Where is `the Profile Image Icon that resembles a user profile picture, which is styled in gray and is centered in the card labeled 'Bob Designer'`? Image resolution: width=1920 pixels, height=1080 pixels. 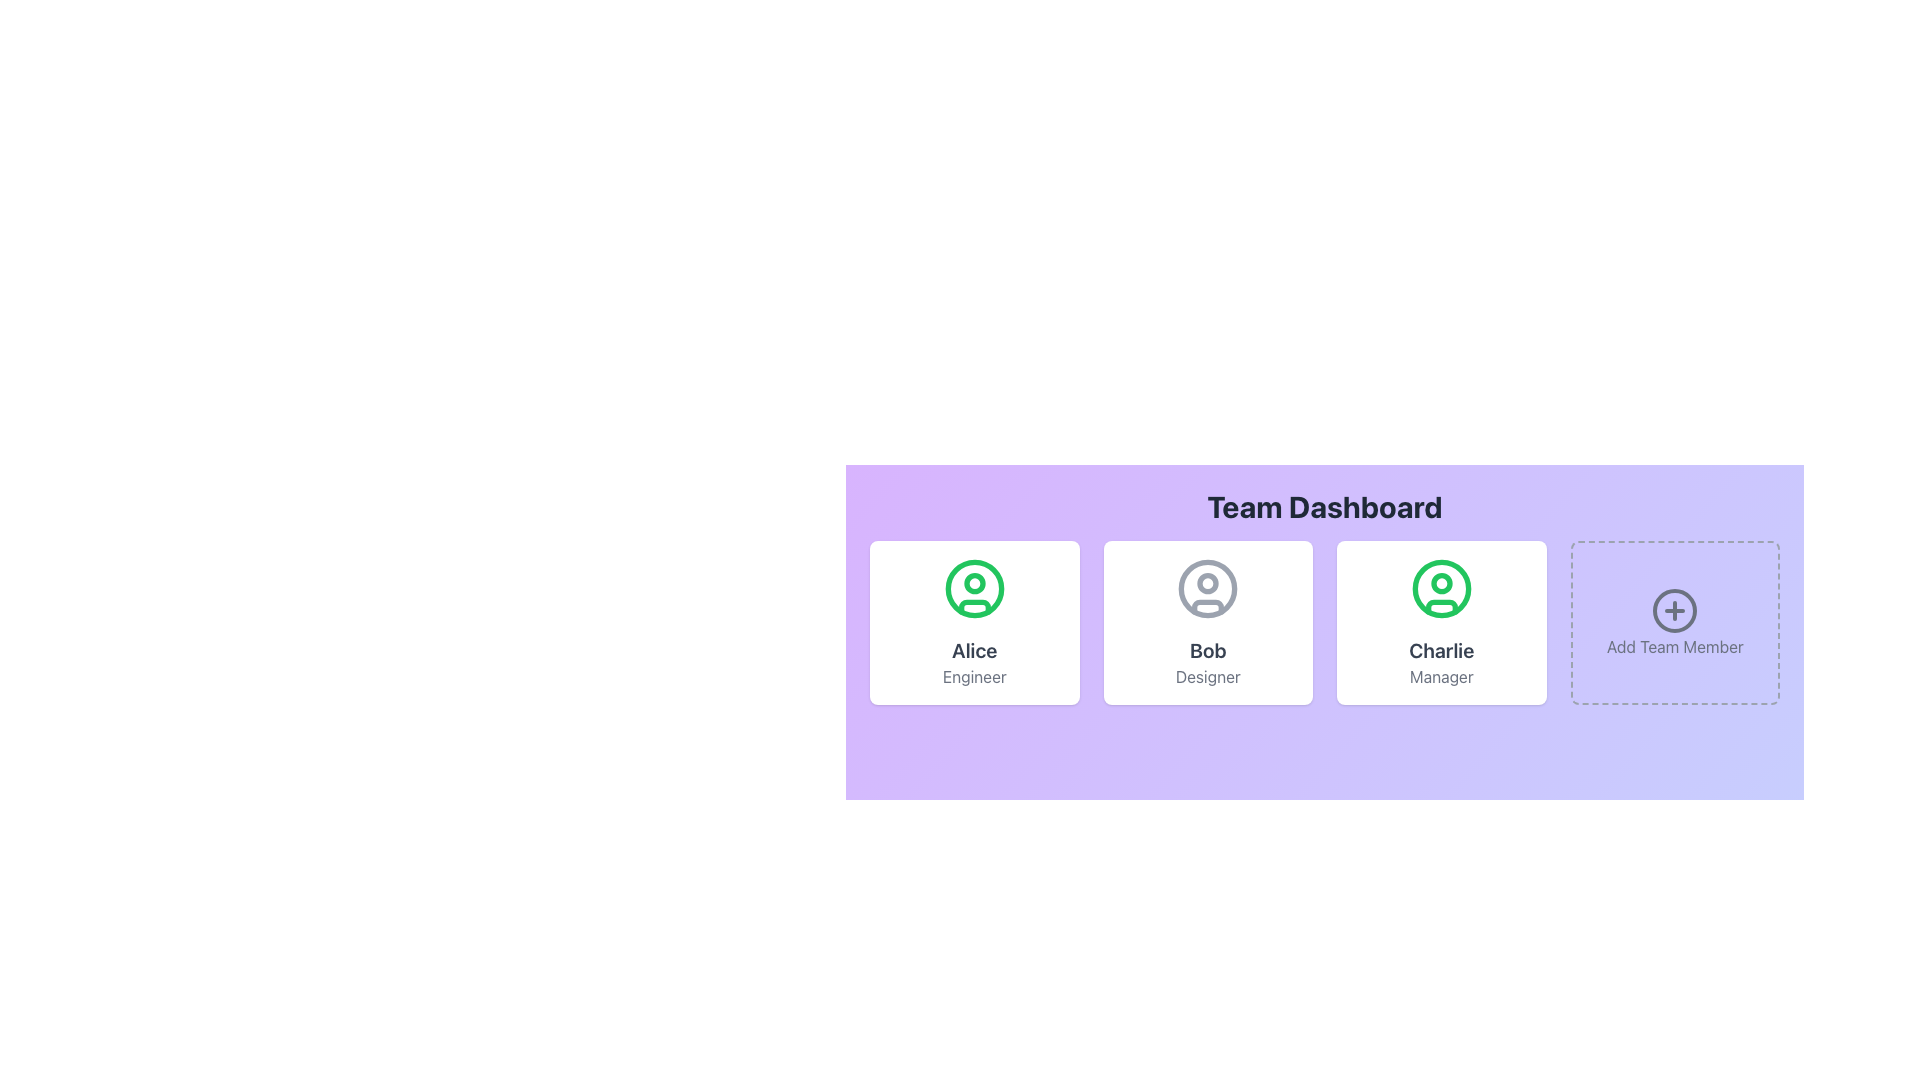
the Profile Image Icon that resembles a user profile picture, which is styled in gray and is centered in the card labeled 'Bob Designer' is located at coordinates (1207, 588).